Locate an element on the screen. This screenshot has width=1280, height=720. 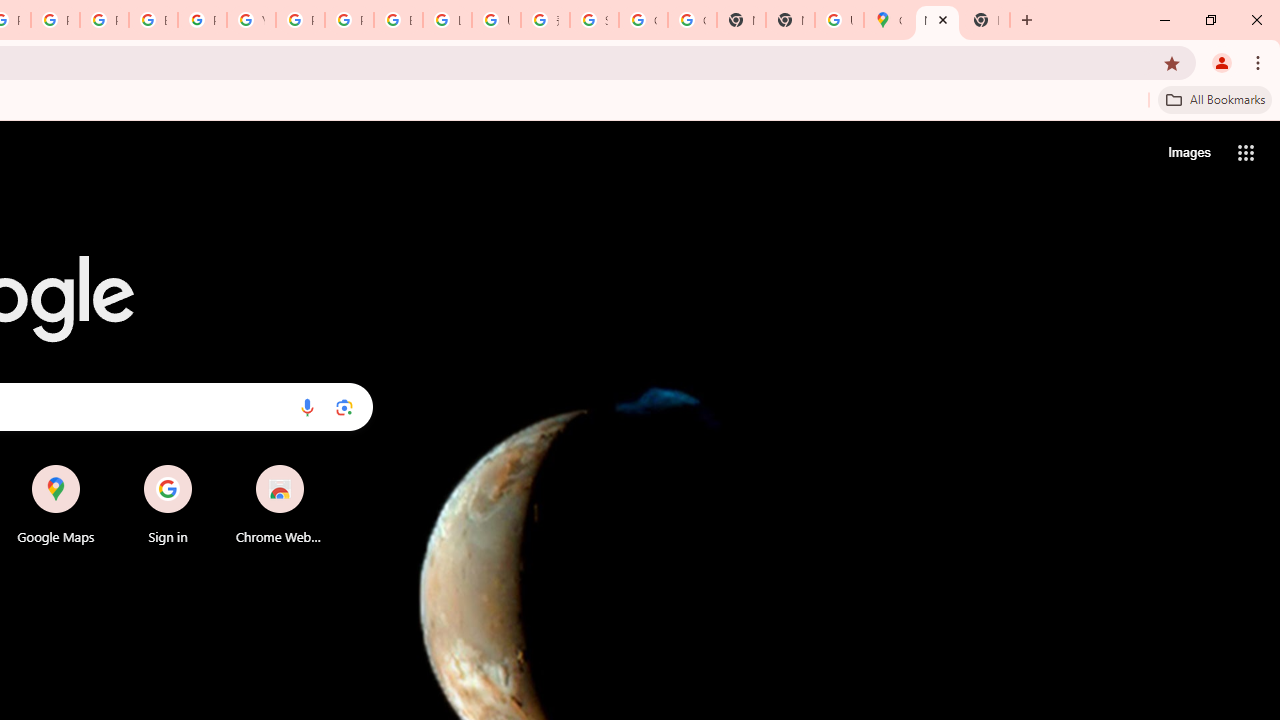
'Google Maps' is located at coordinates (56, 504).